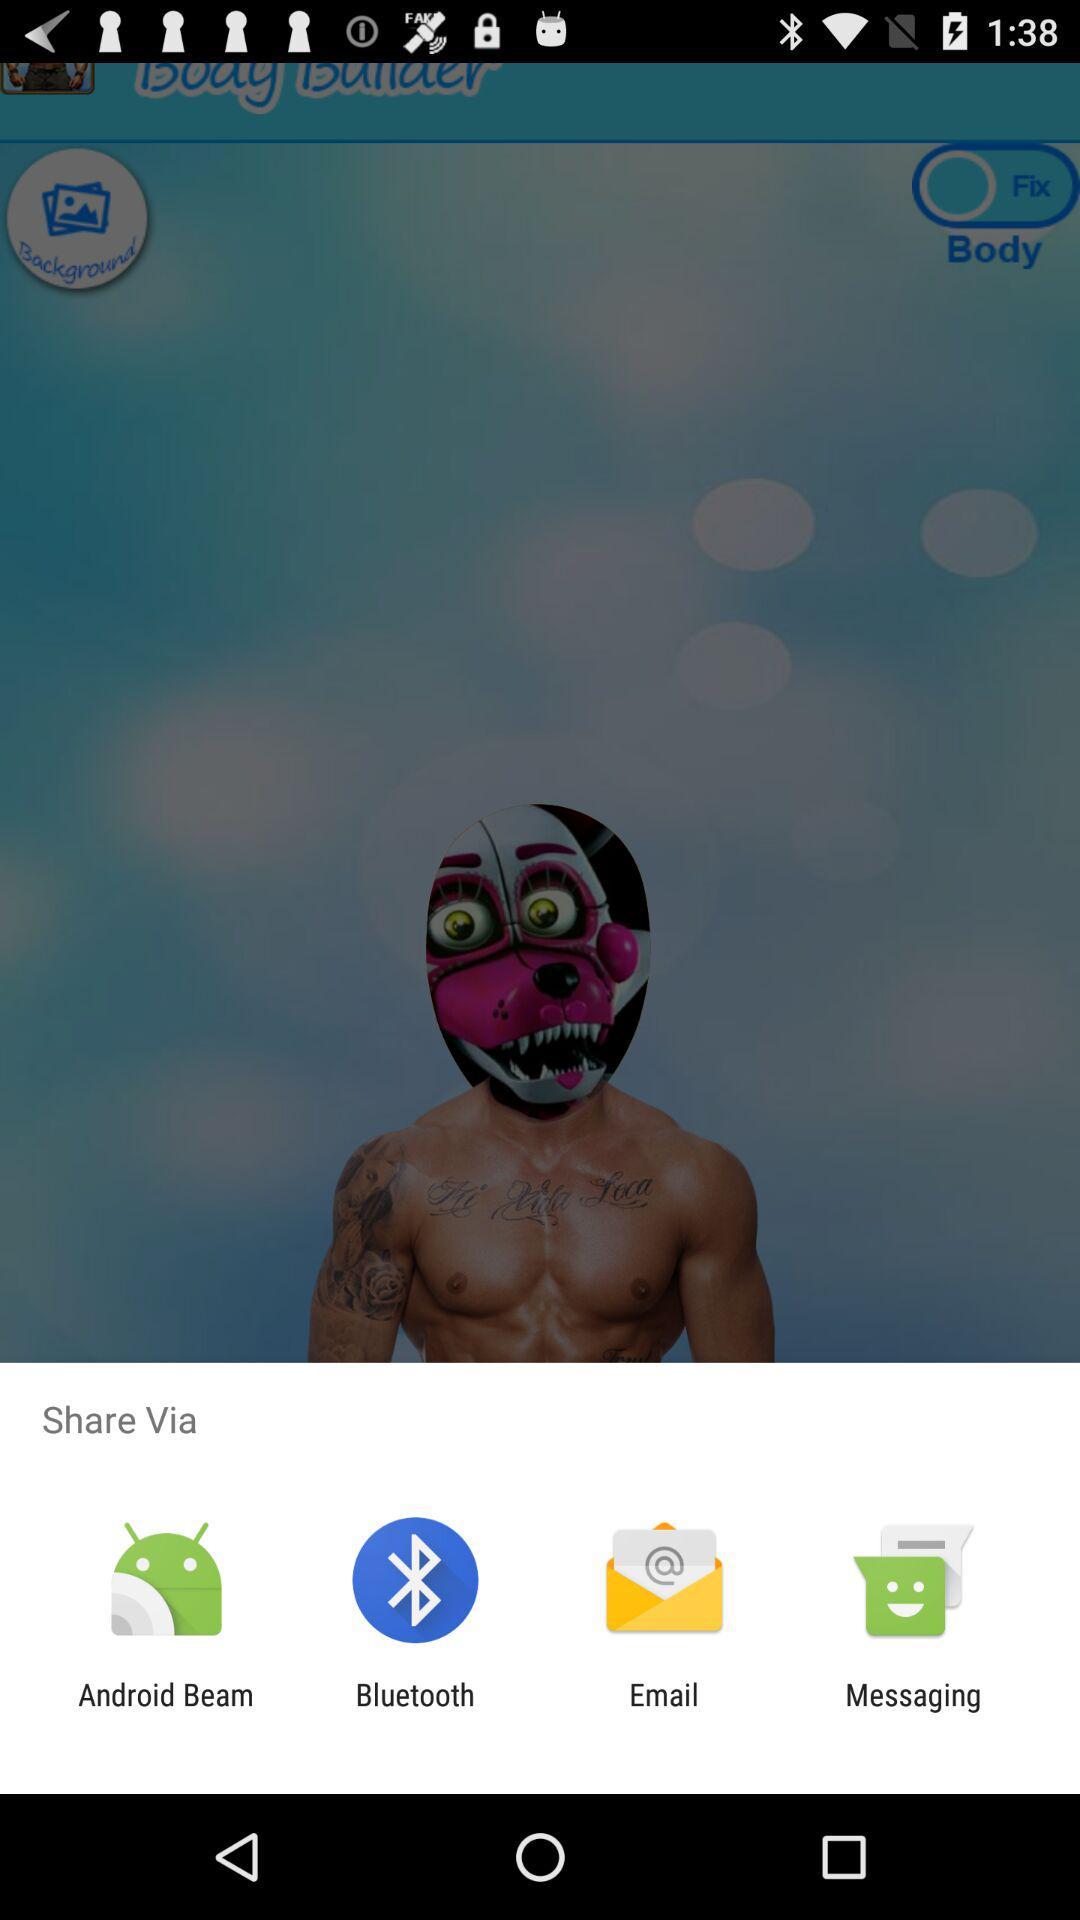 This screenshot has height=1920, width=1080. Describe the element at coordinates (414, 1711) in the screenshot. I see `app to the right of android beam` at that location.